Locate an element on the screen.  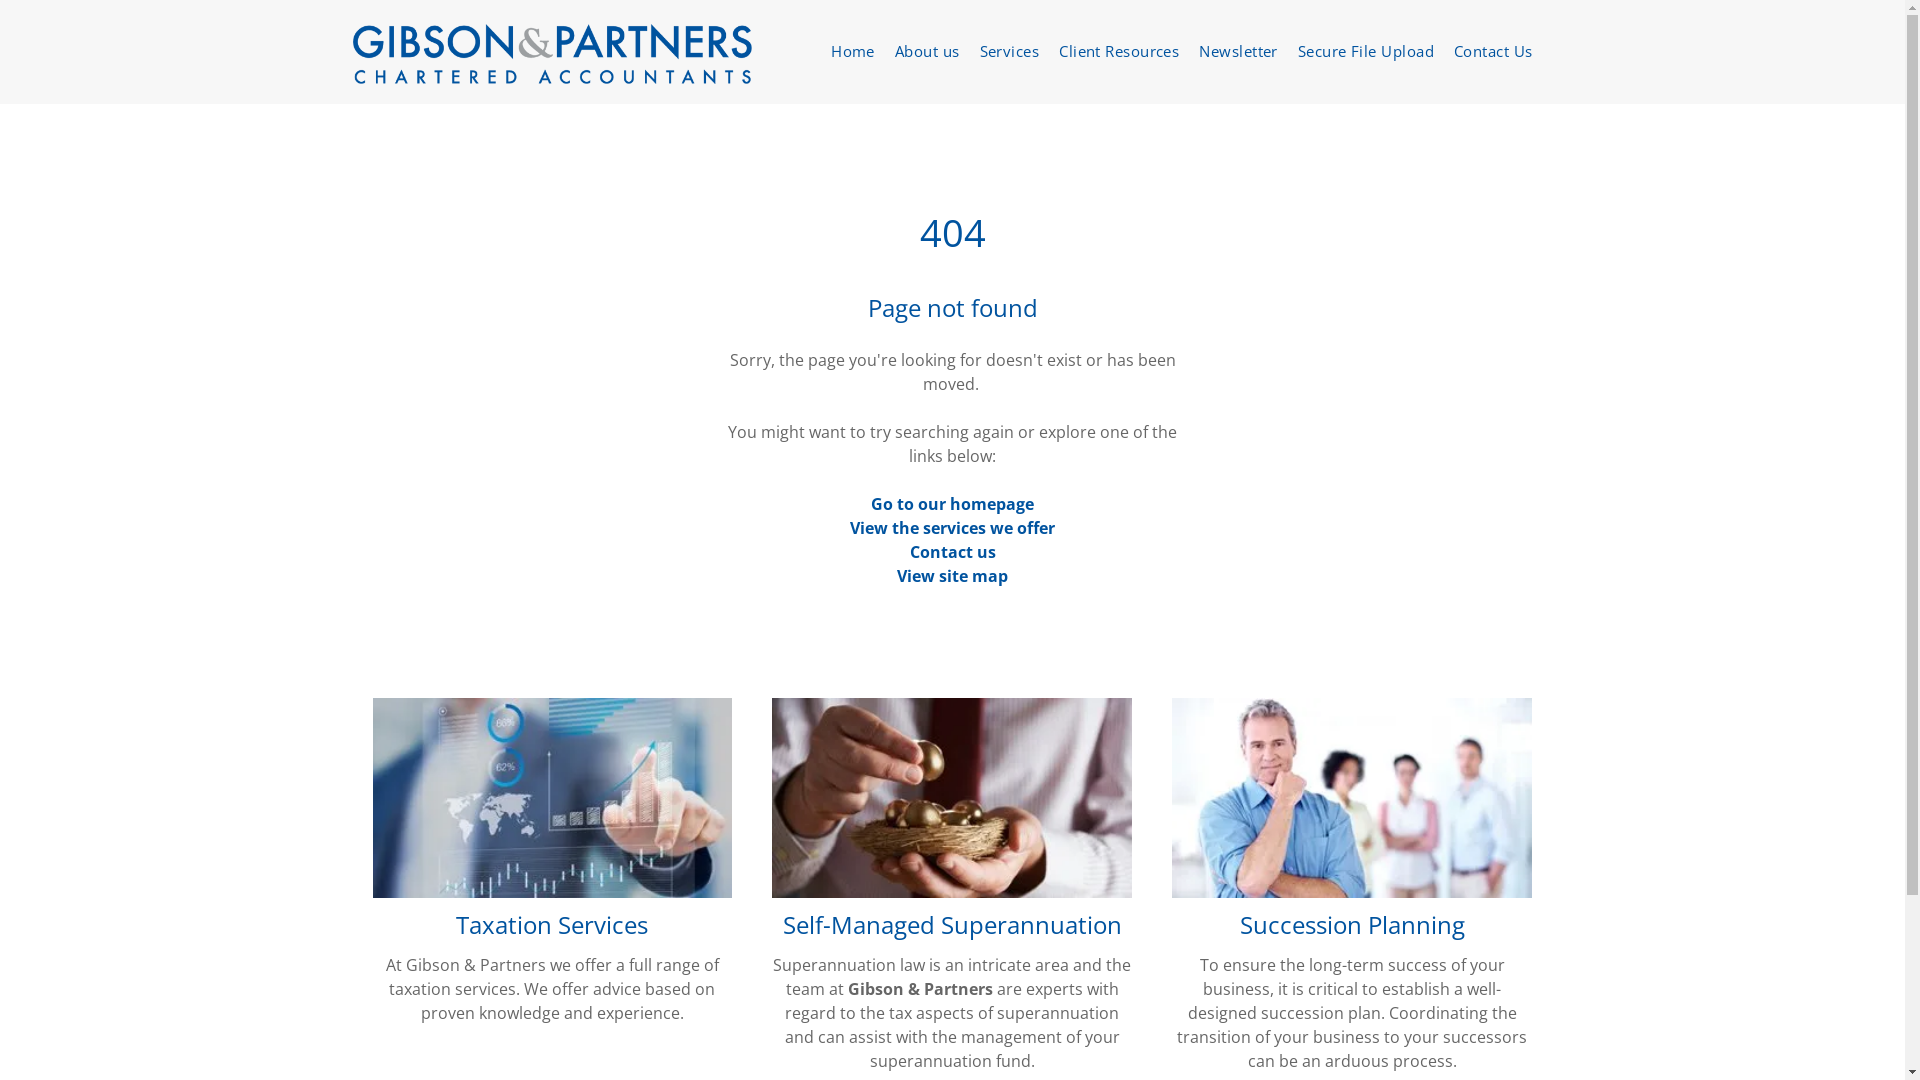
'Client Resources' is located at coordinates (1117, 50).